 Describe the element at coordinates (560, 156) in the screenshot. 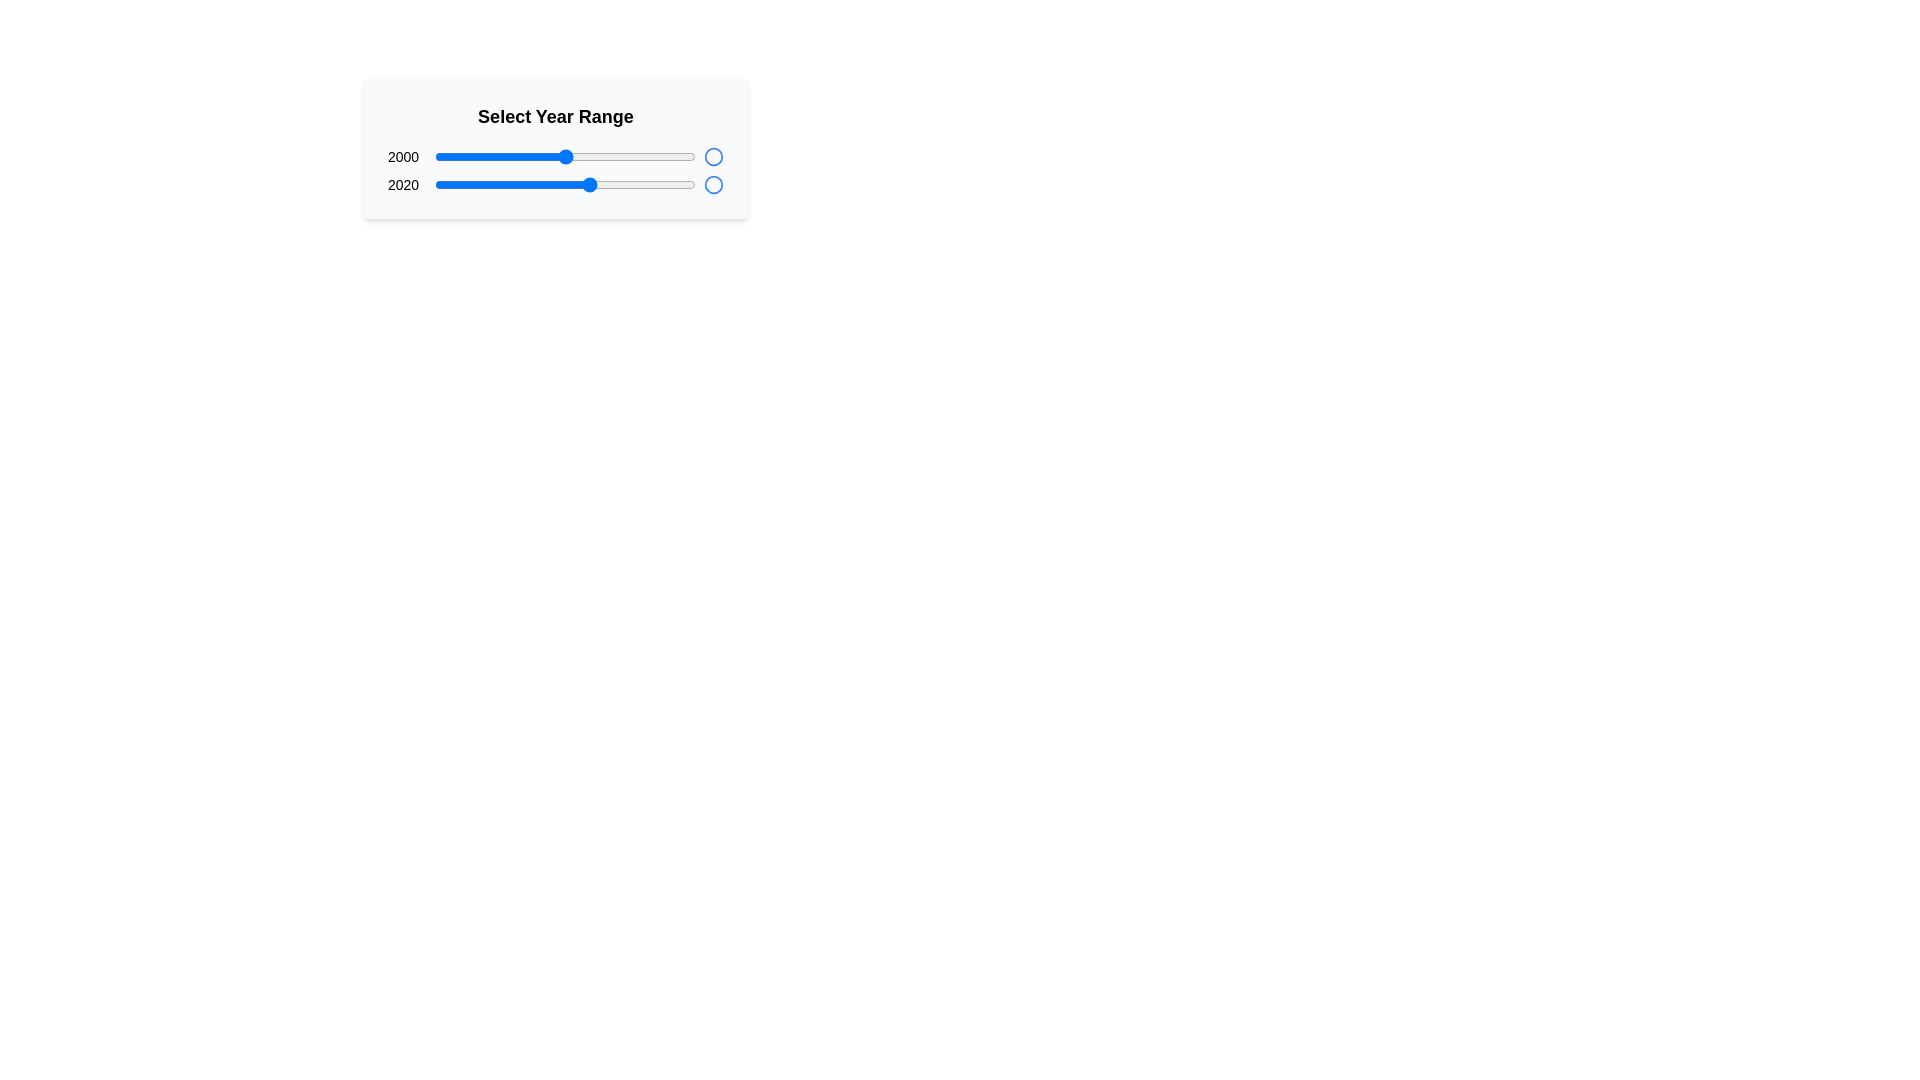

I see `the slider` at that location.